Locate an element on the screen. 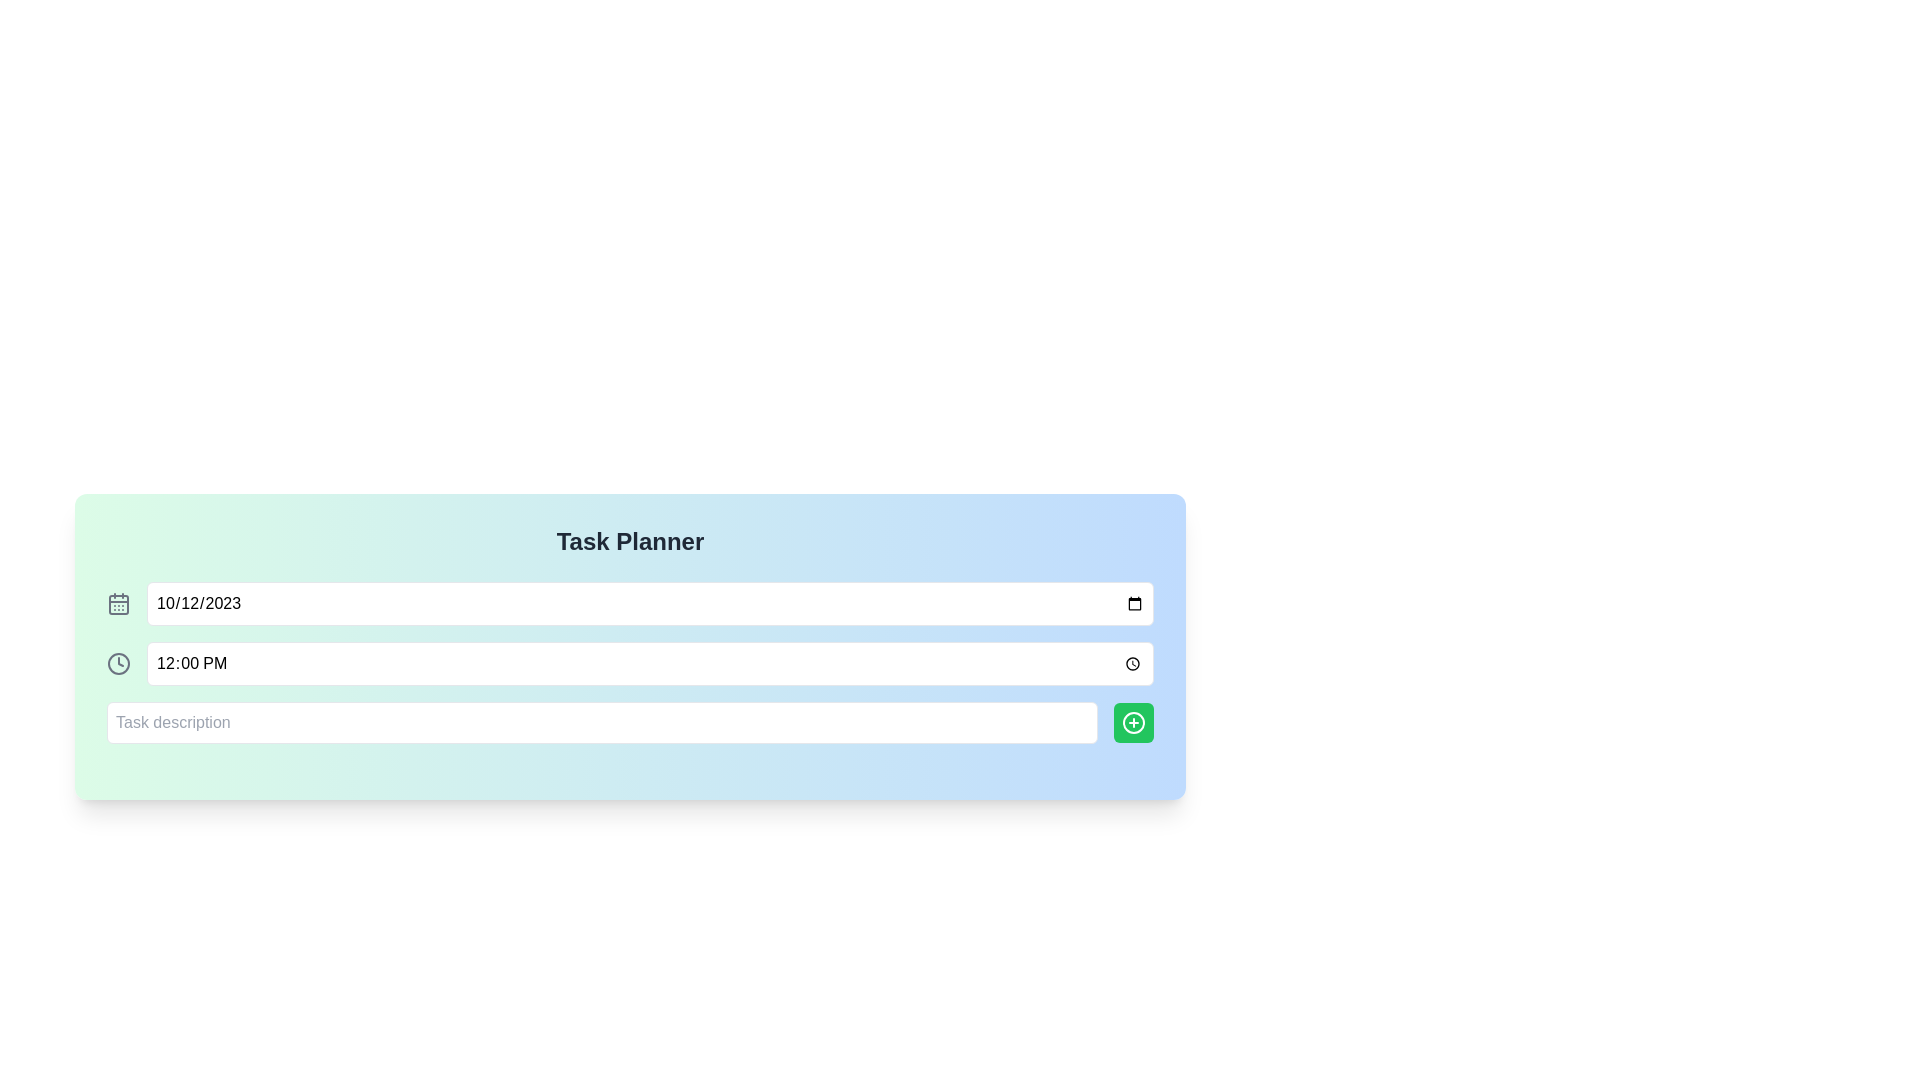  the decorative part of the calendar icon that symbolizes date selection functionality in the task planner interface, located directly to the left of the date input field labeled '10/12/2023' is located at coordinates (118, 604).